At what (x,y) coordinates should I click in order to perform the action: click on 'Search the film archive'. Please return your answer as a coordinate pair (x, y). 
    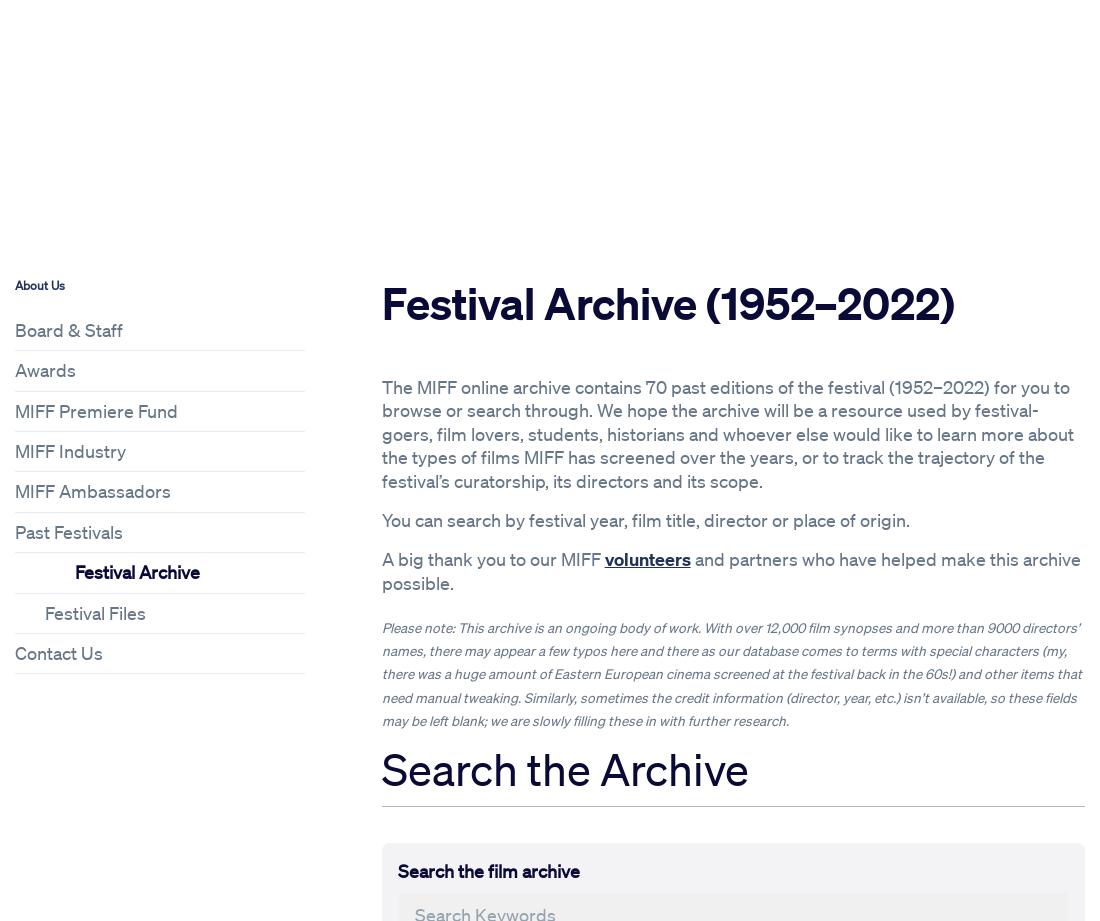
    Looking at the image, I should click on (396, 869).